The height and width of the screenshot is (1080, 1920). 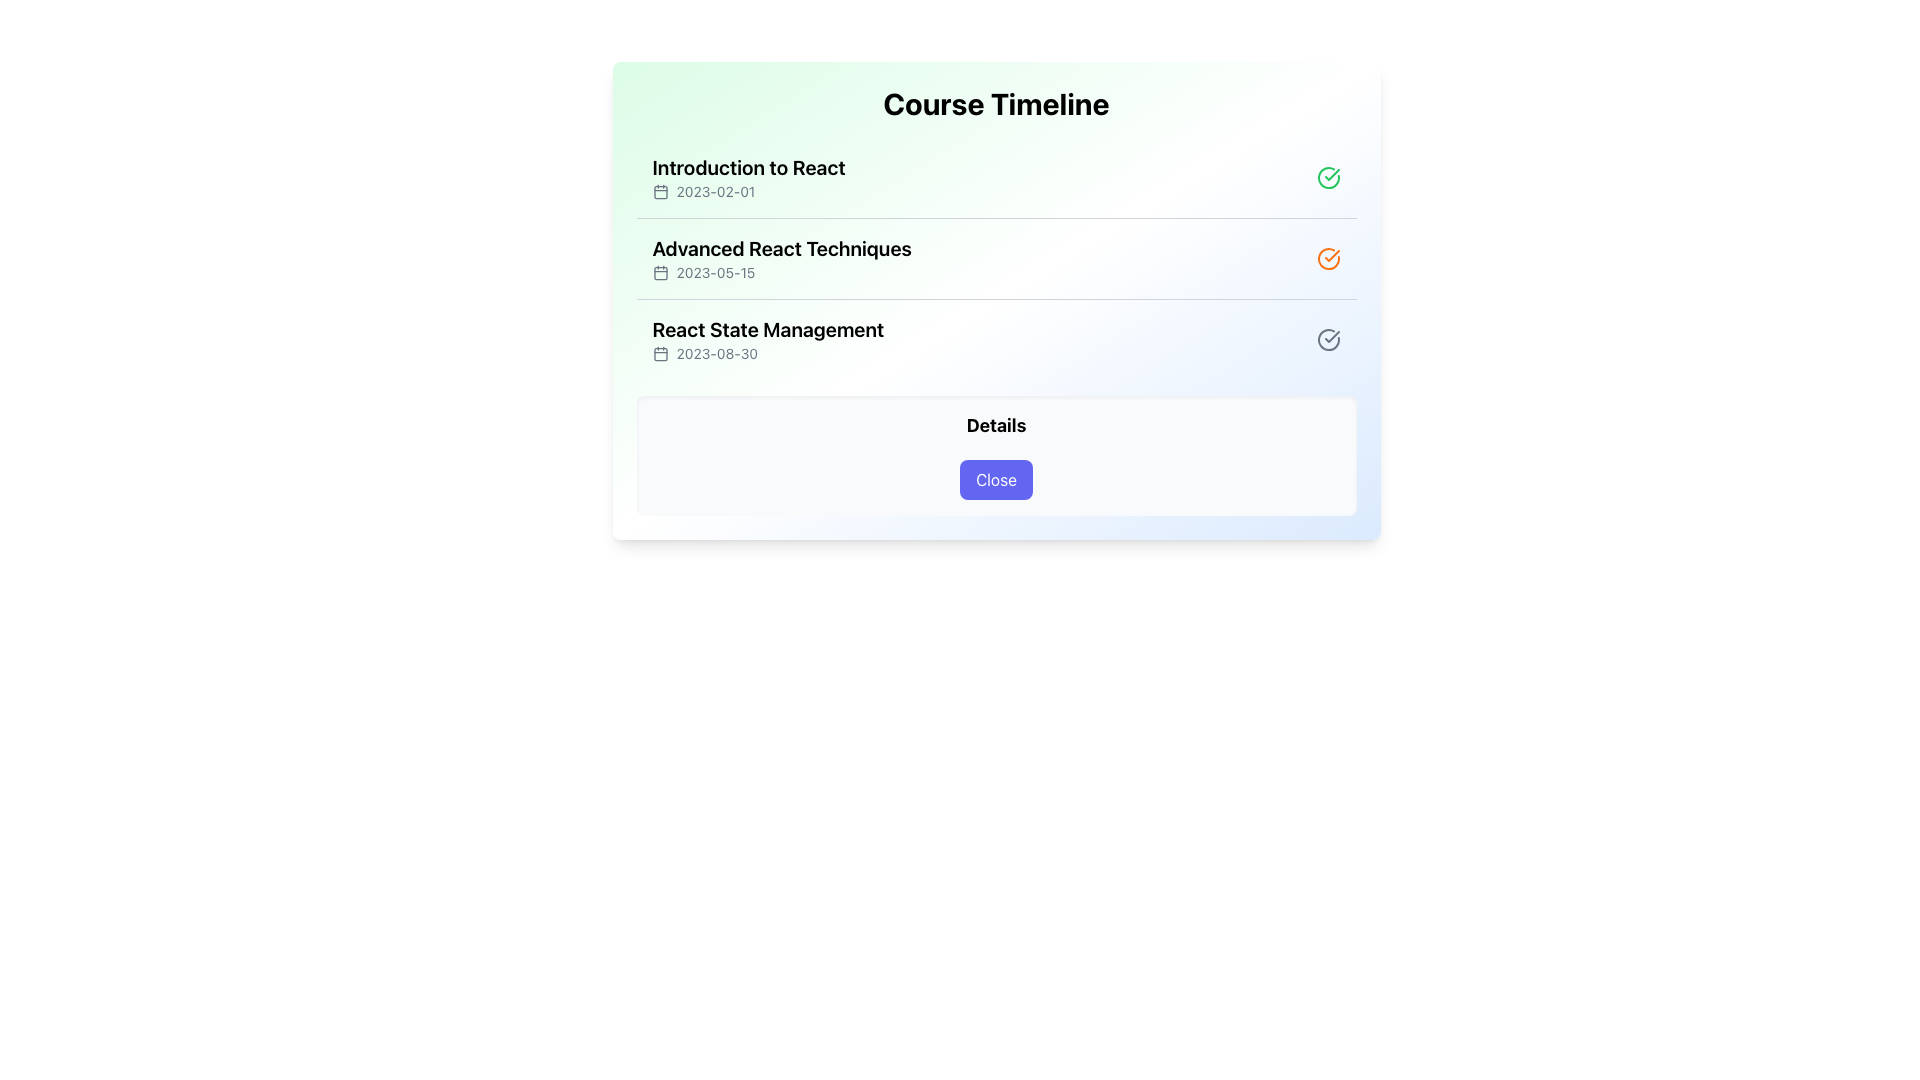 What do you see at coordinates (1331, 254) in the screenshot?
I see `the orange checkmark icon that marks the 'Advanced React Techniques' item as complete, located in the second row on the right-hand side of the interface` at bounding box center [1331, 254].